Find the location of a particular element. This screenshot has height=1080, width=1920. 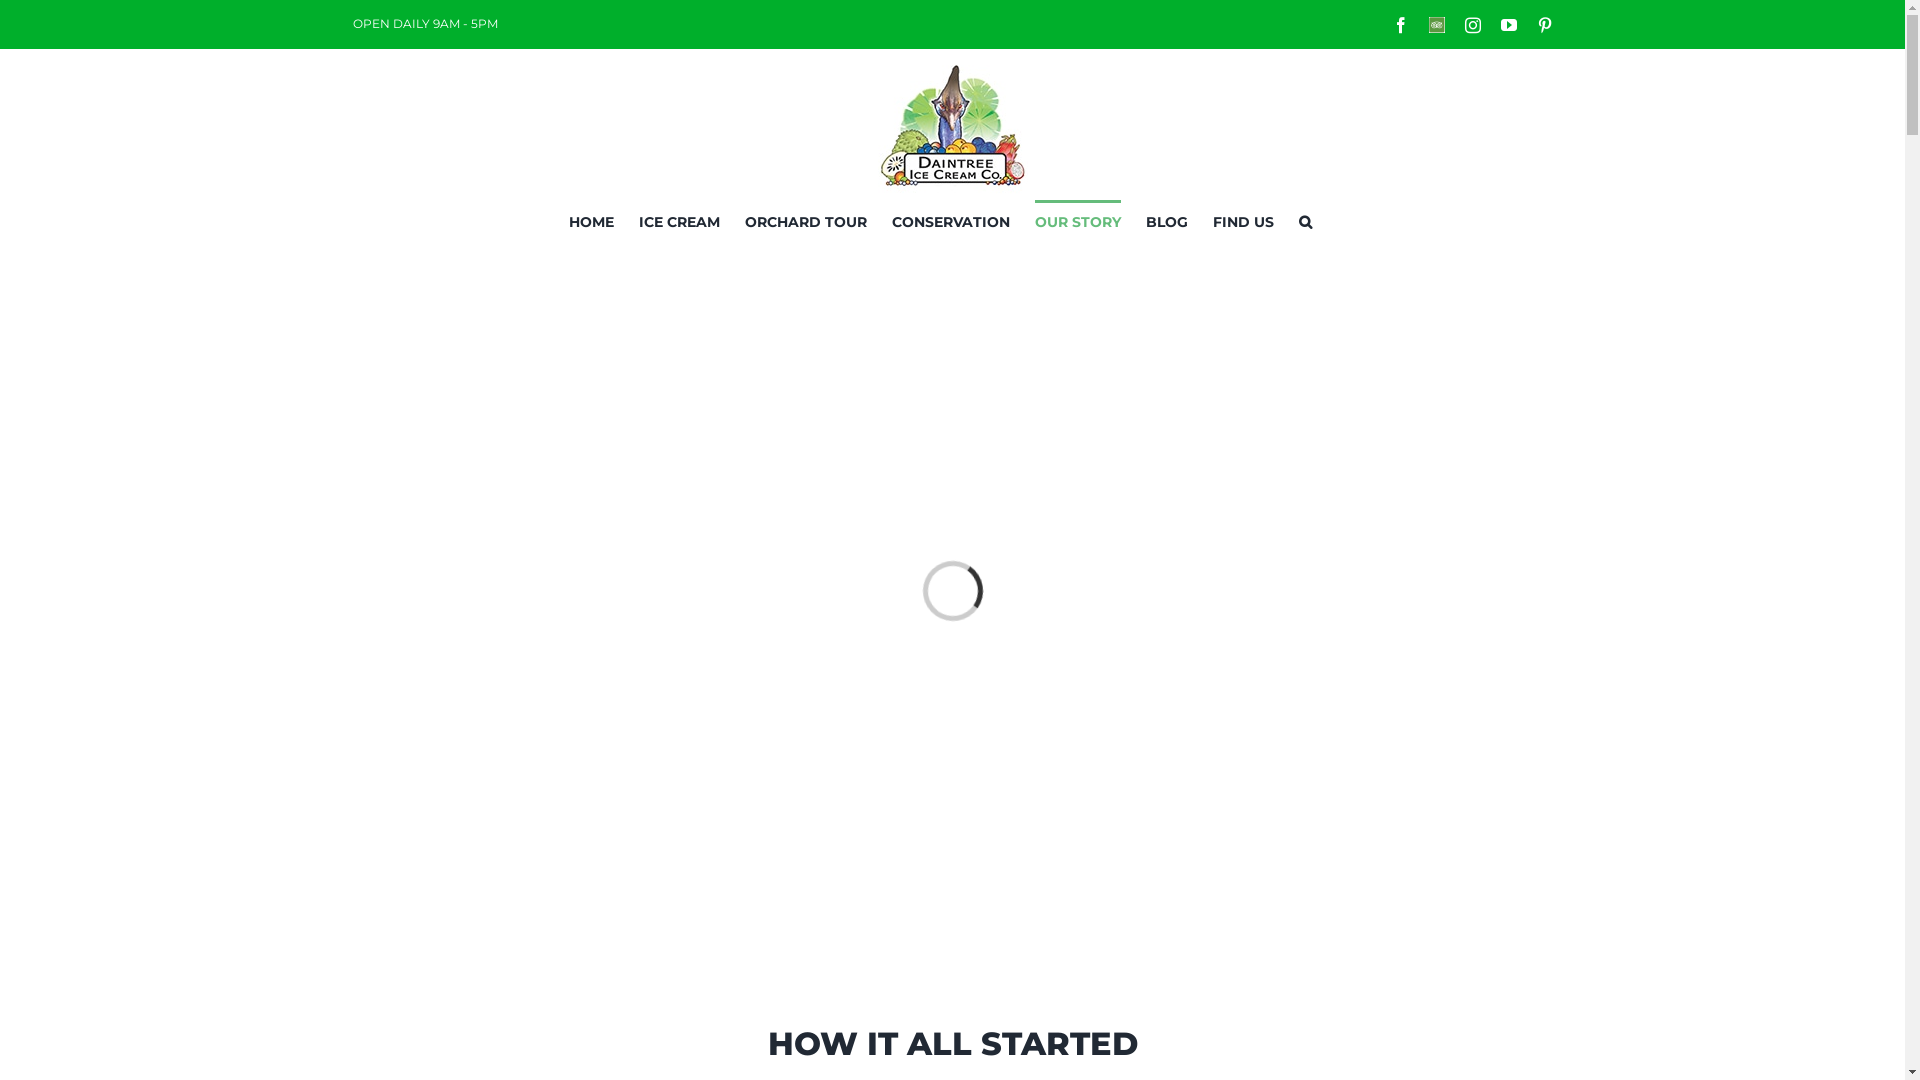

'Instagram' is located at coordinates (1464, 23).